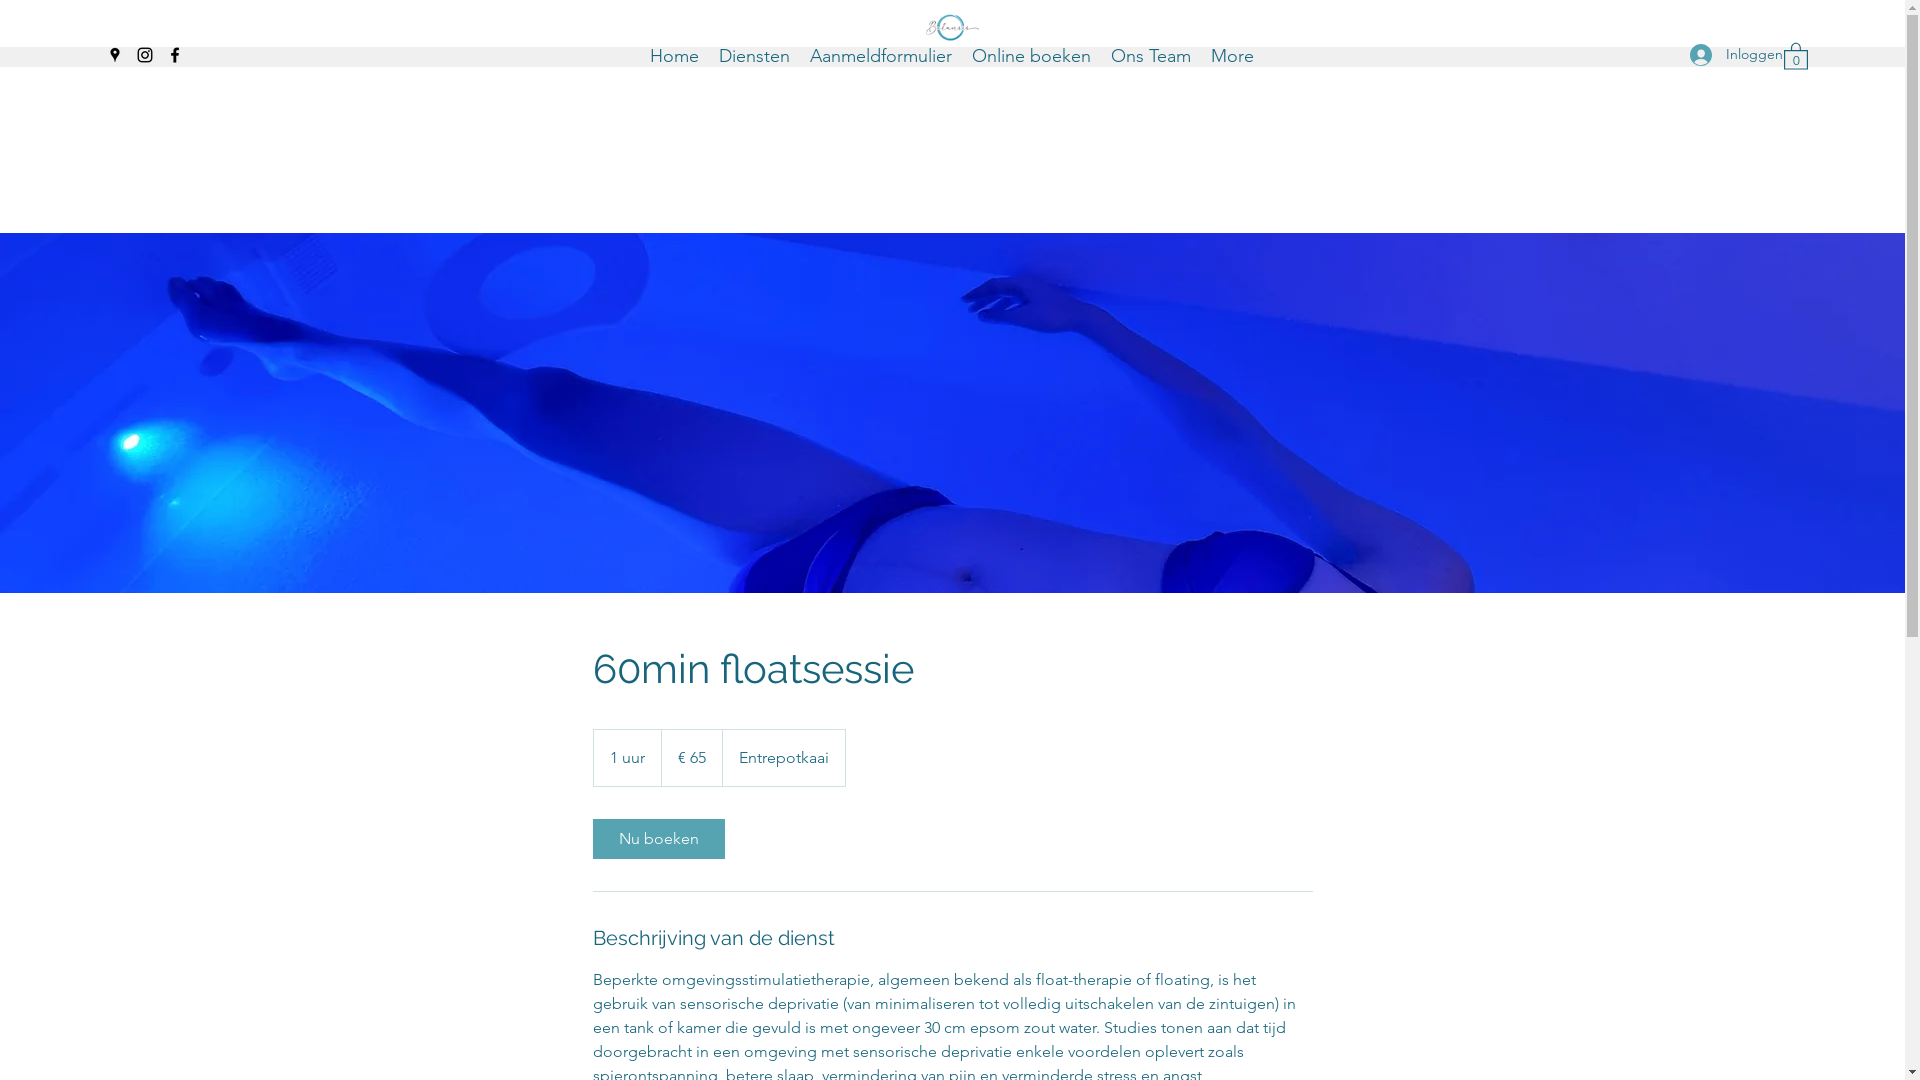  Describe the element at coordinates (1720, 53) in the screenshot. I see `'Inloggen'` at that location.